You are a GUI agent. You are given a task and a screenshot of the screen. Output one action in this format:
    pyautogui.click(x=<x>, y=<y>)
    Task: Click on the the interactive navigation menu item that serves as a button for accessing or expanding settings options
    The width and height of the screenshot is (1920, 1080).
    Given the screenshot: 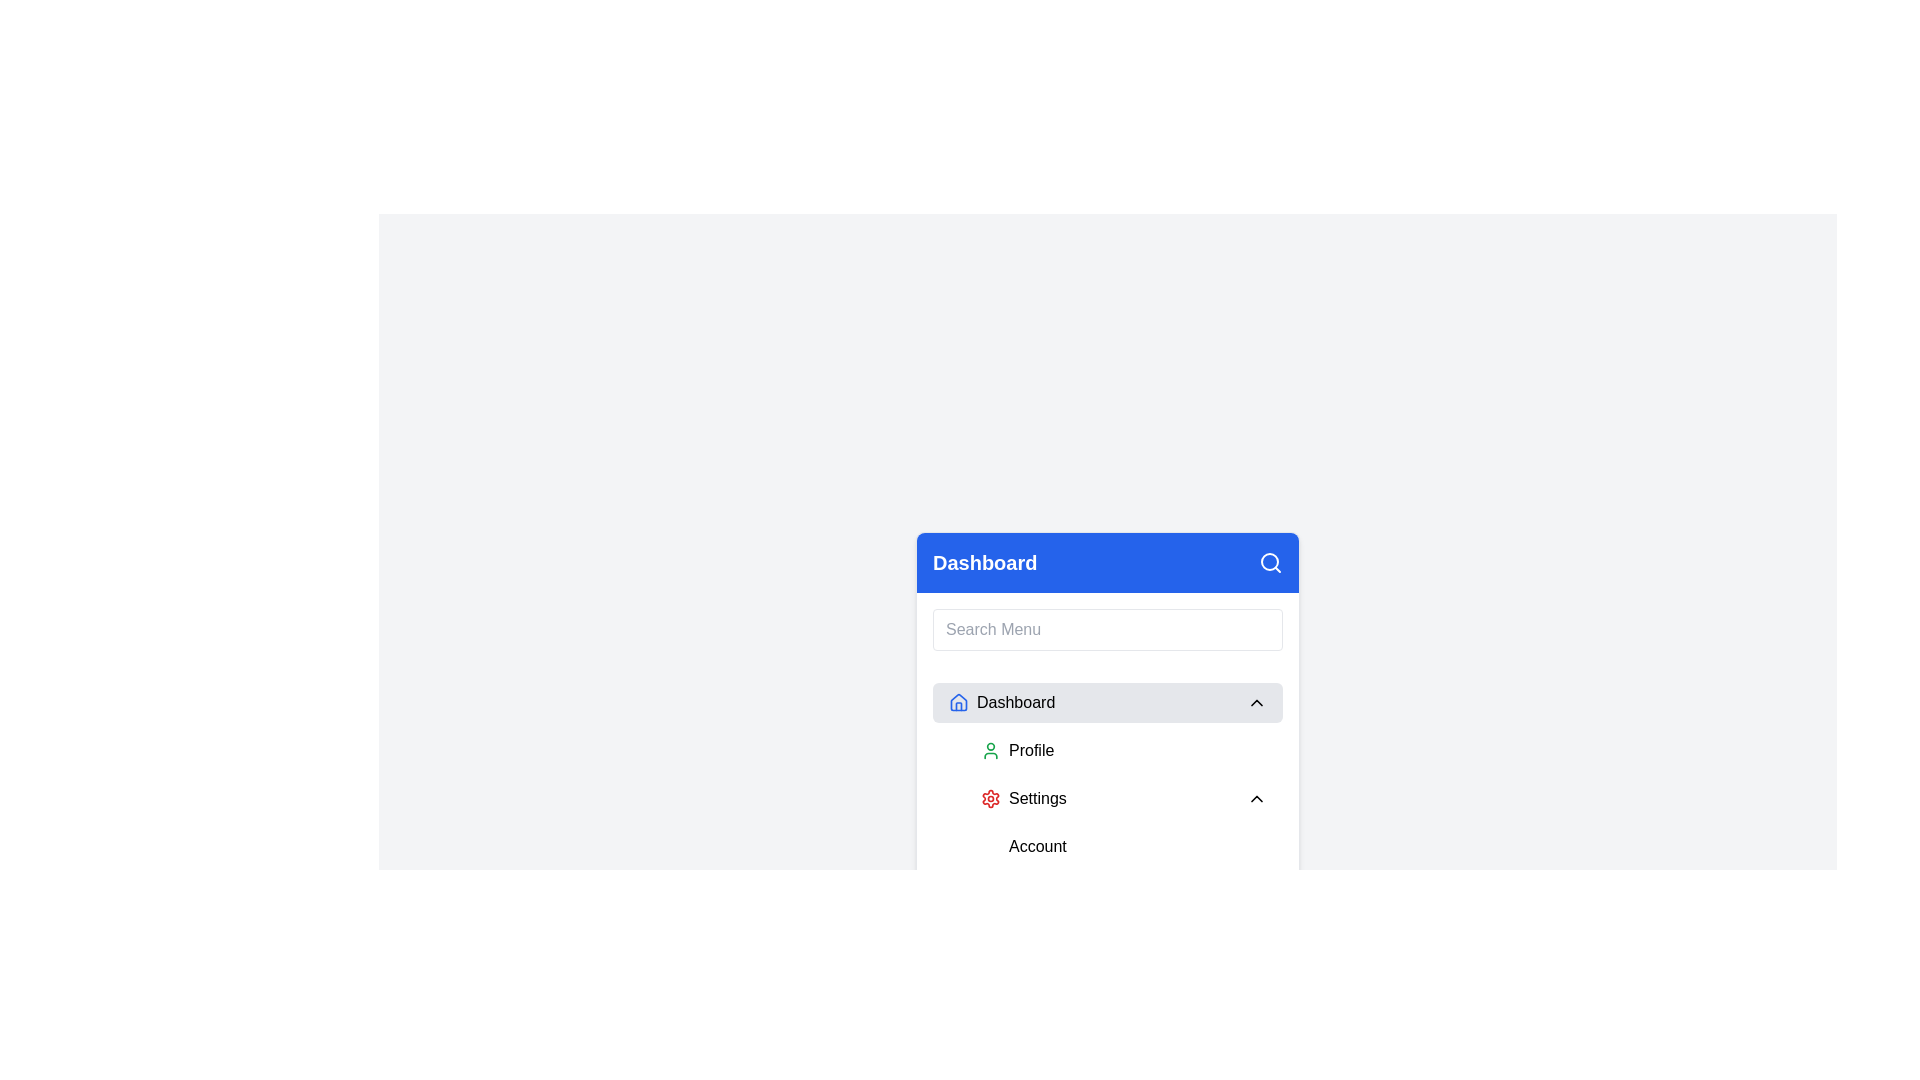 What is the action you would take?
    pyautogui.click(x=1123, y=797)
    